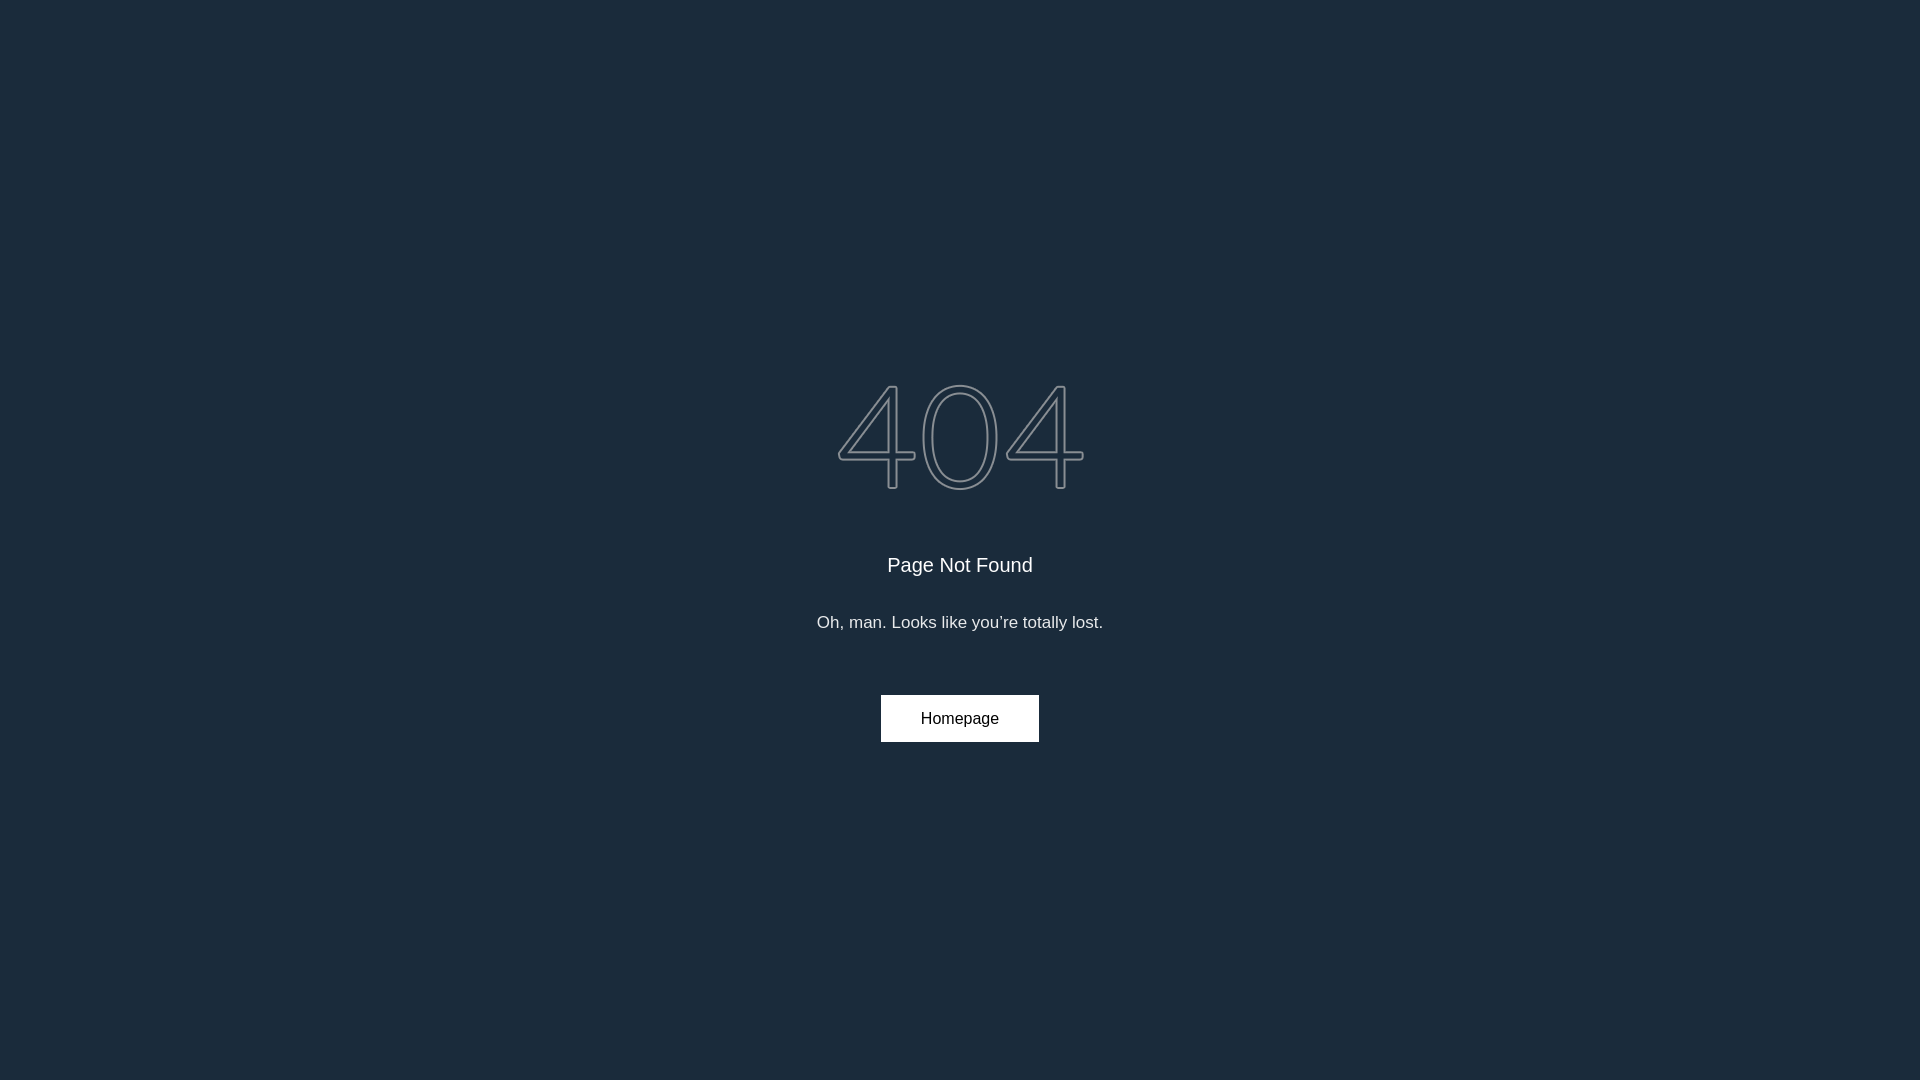  What do you see at coordinates (960, 717) in the screenshot?
I see `'Homepage'` at bounding box center [960, 717].